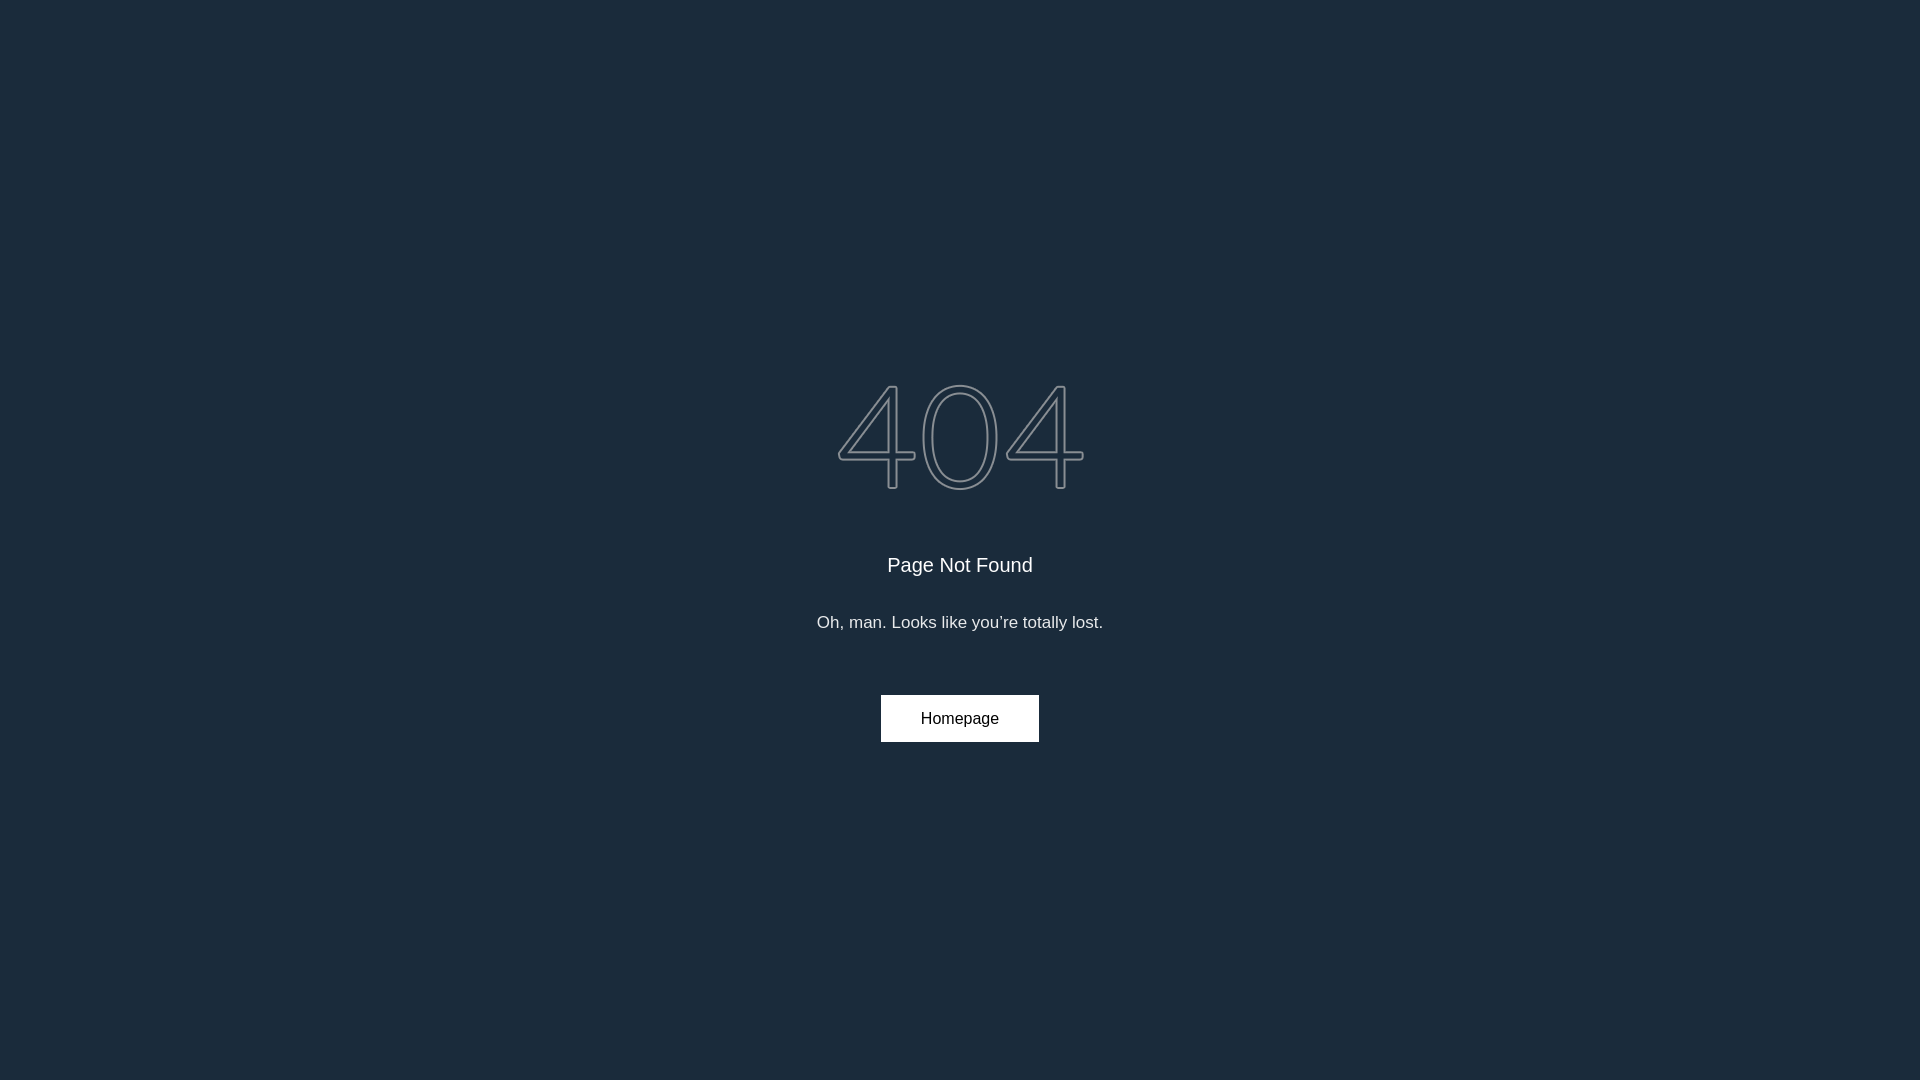  What do you see at coordinates (960, 717) in the screenshot?
I see `'Homepage'` at bounding box center [960, 717].